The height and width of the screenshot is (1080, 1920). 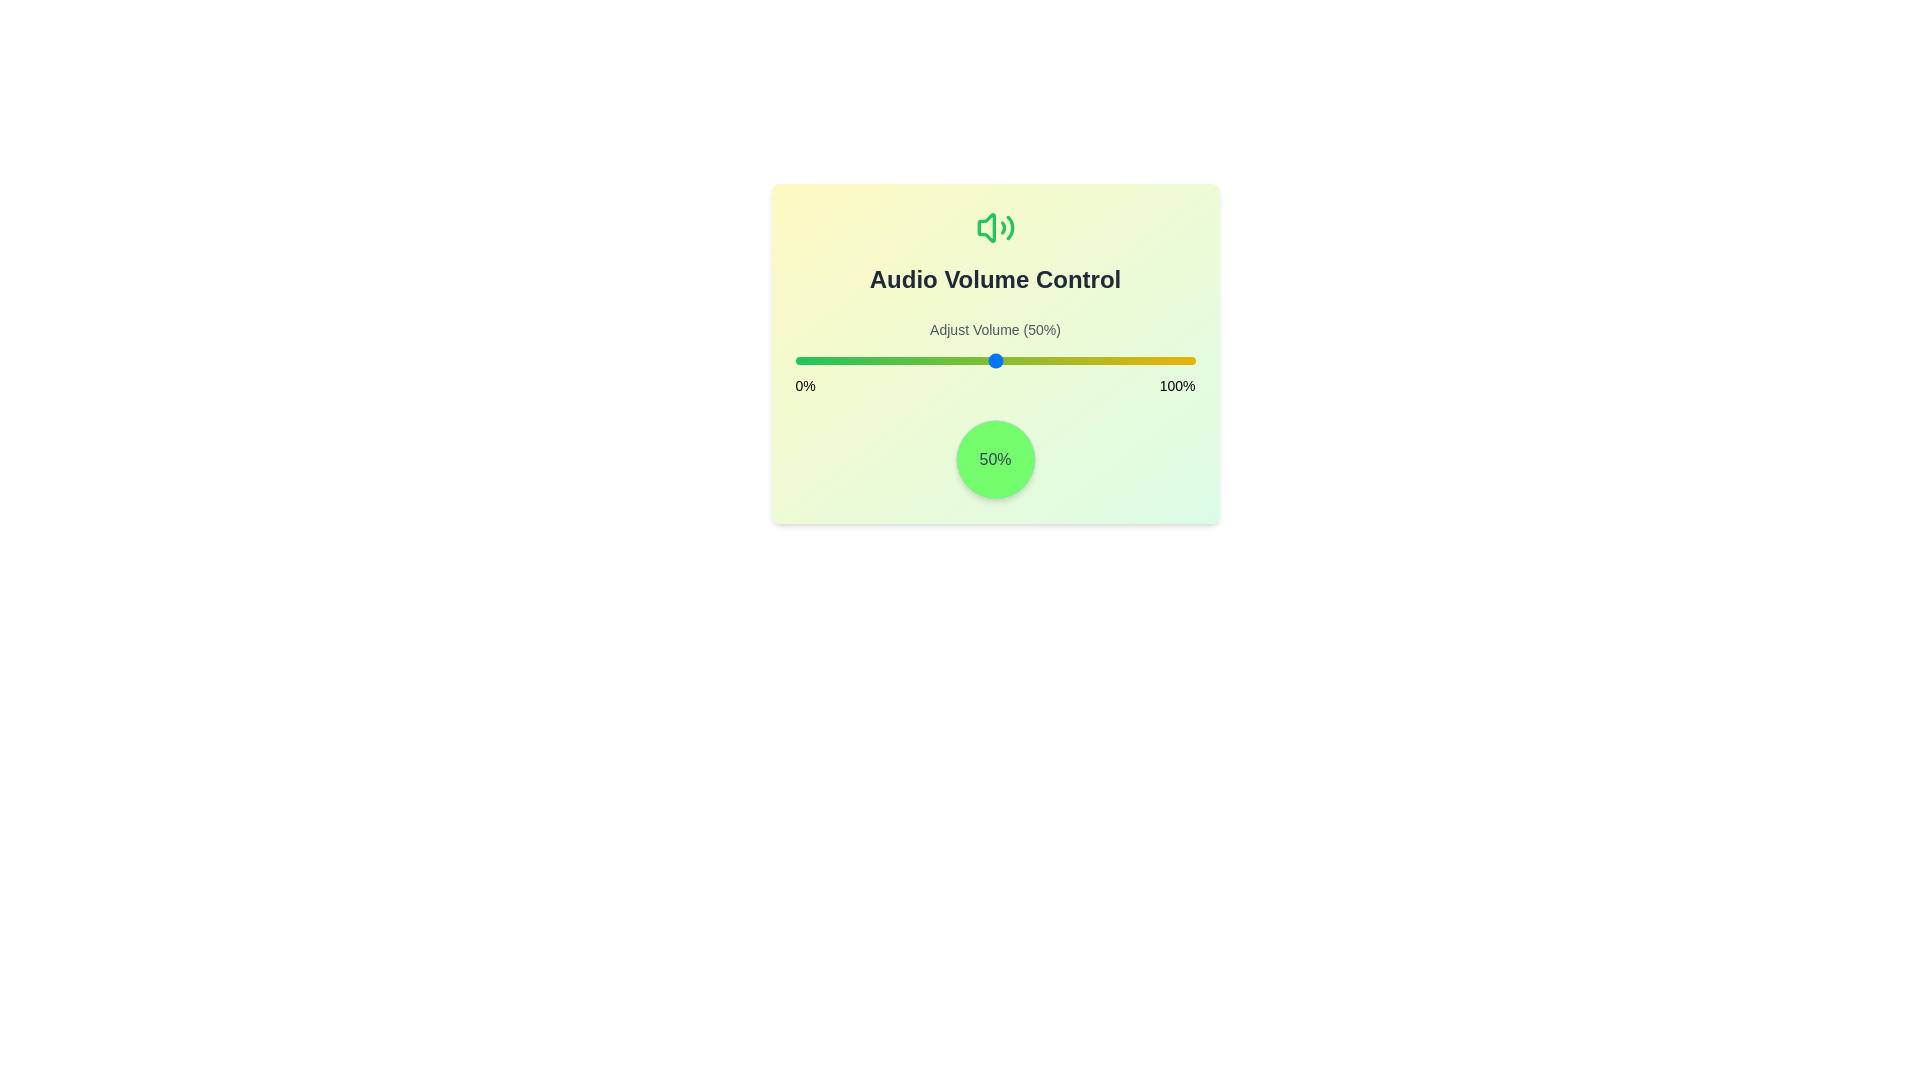 What do you see at coordinates (995, 226) in the screenshot?
I see `the 'Volume2' icon to interact with it` at bounding box center [995, 226].